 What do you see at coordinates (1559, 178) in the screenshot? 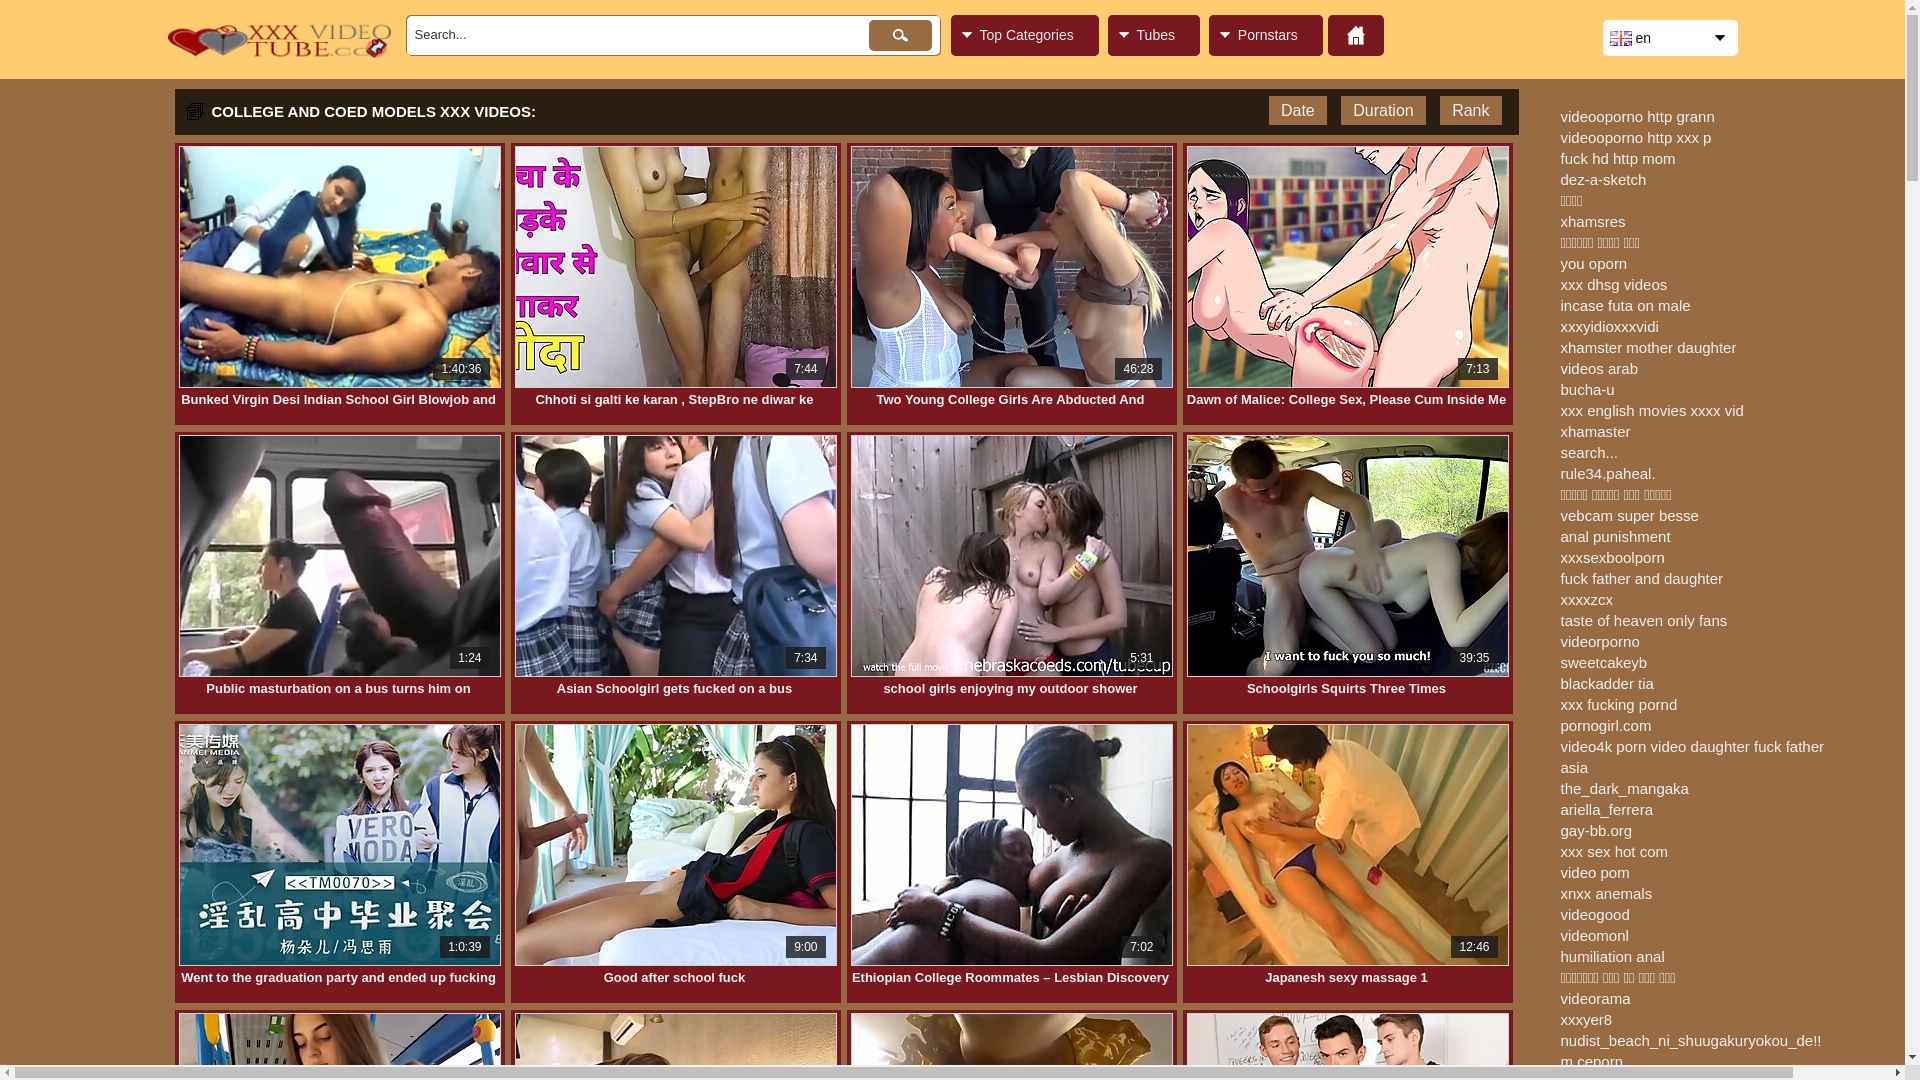
I see `'dez-a-sketch'` at bounding box center [1559, 178].